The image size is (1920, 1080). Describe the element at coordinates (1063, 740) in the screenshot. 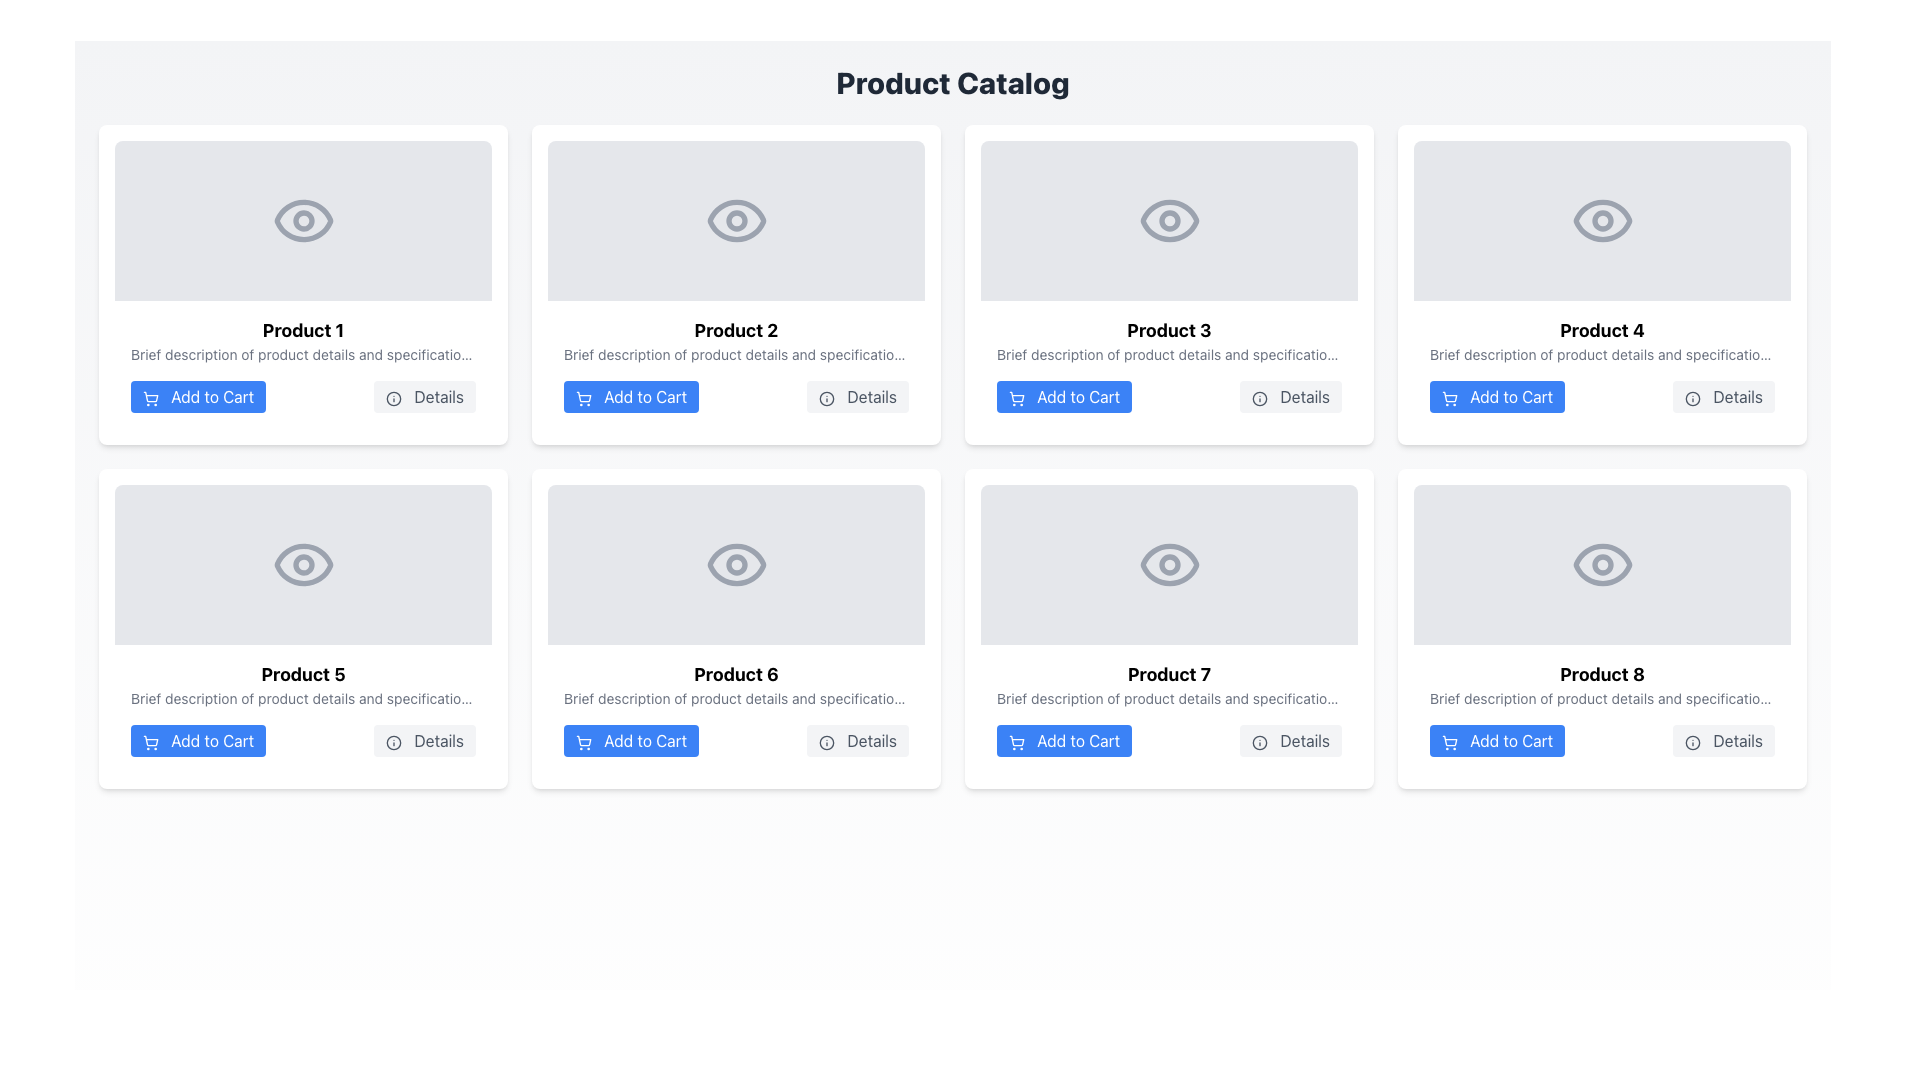

I see `the button to add Product 7 to the shopping cart, located at the left corner of the button row in the content card` at that location.